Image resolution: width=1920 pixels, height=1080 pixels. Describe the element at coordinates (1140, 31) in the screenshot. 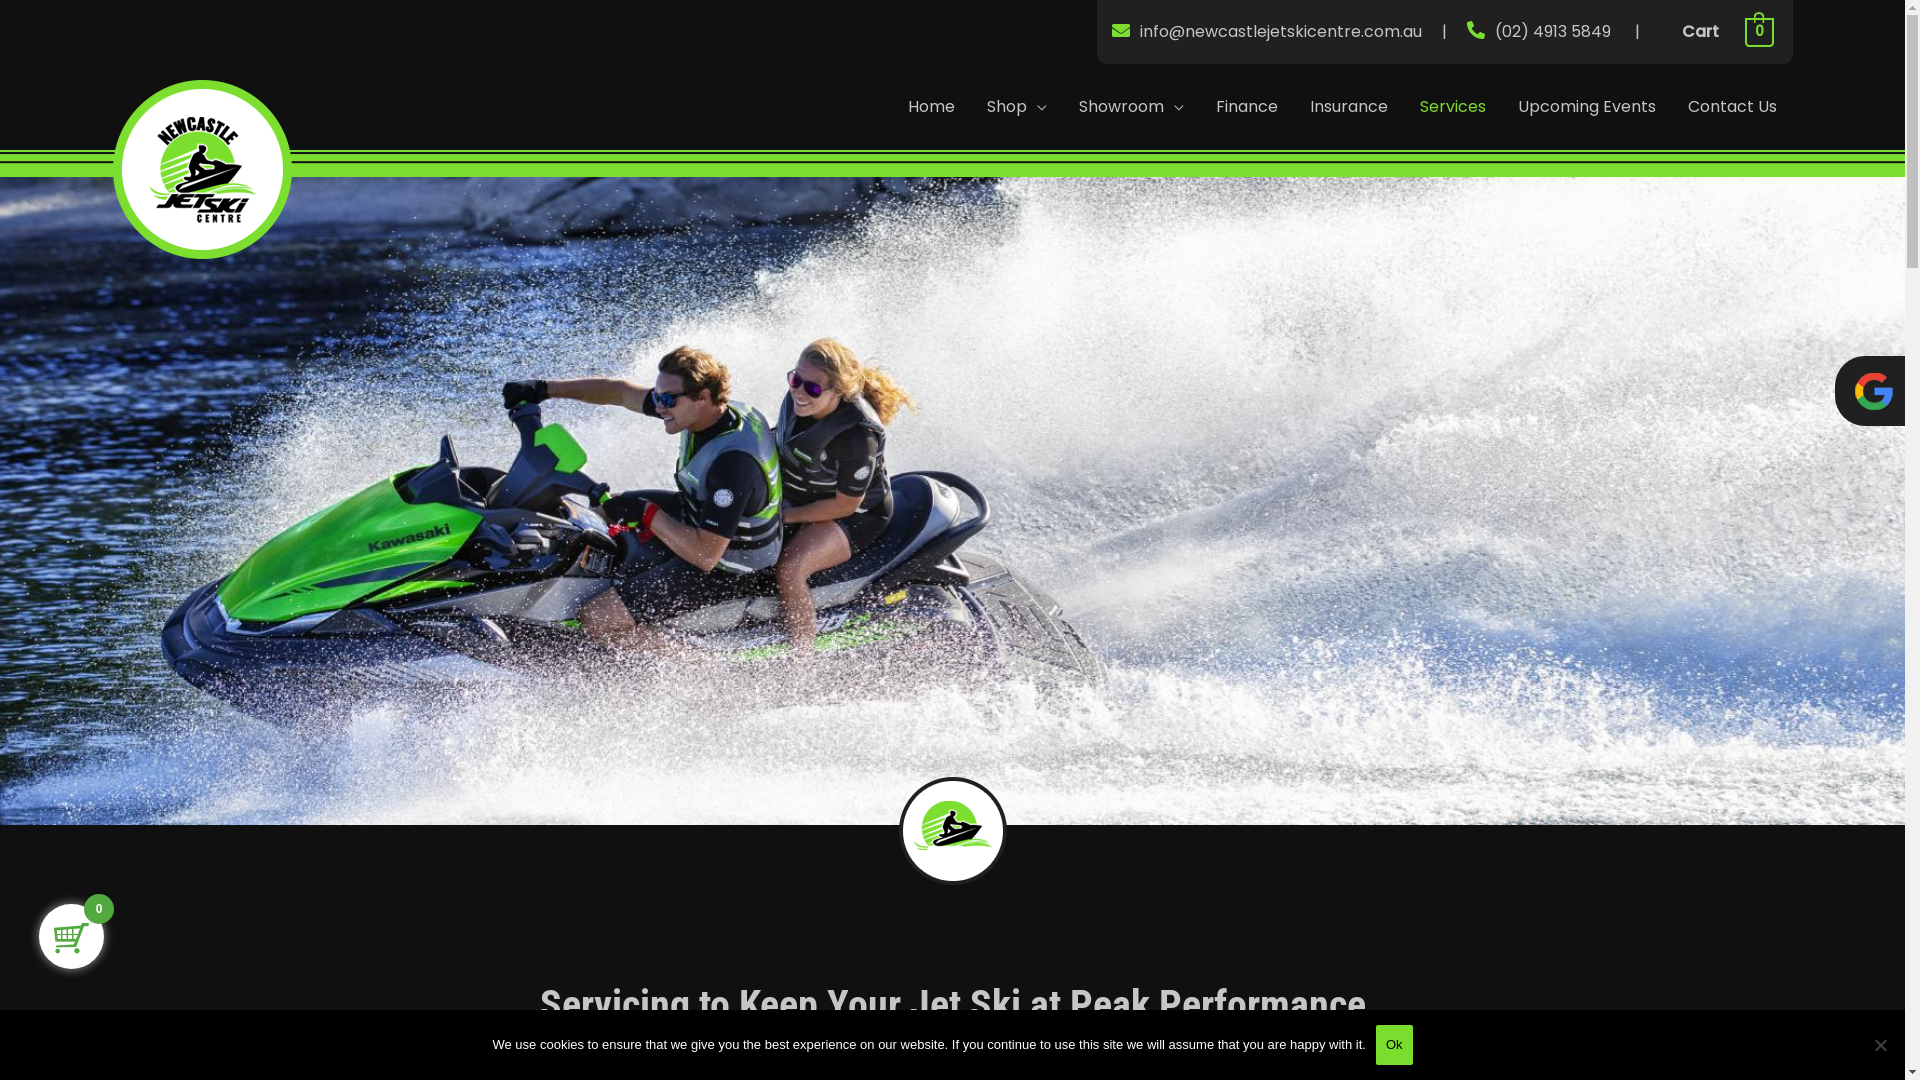

I see `'info@newcastlejetskicentre.com.au'` at that location.